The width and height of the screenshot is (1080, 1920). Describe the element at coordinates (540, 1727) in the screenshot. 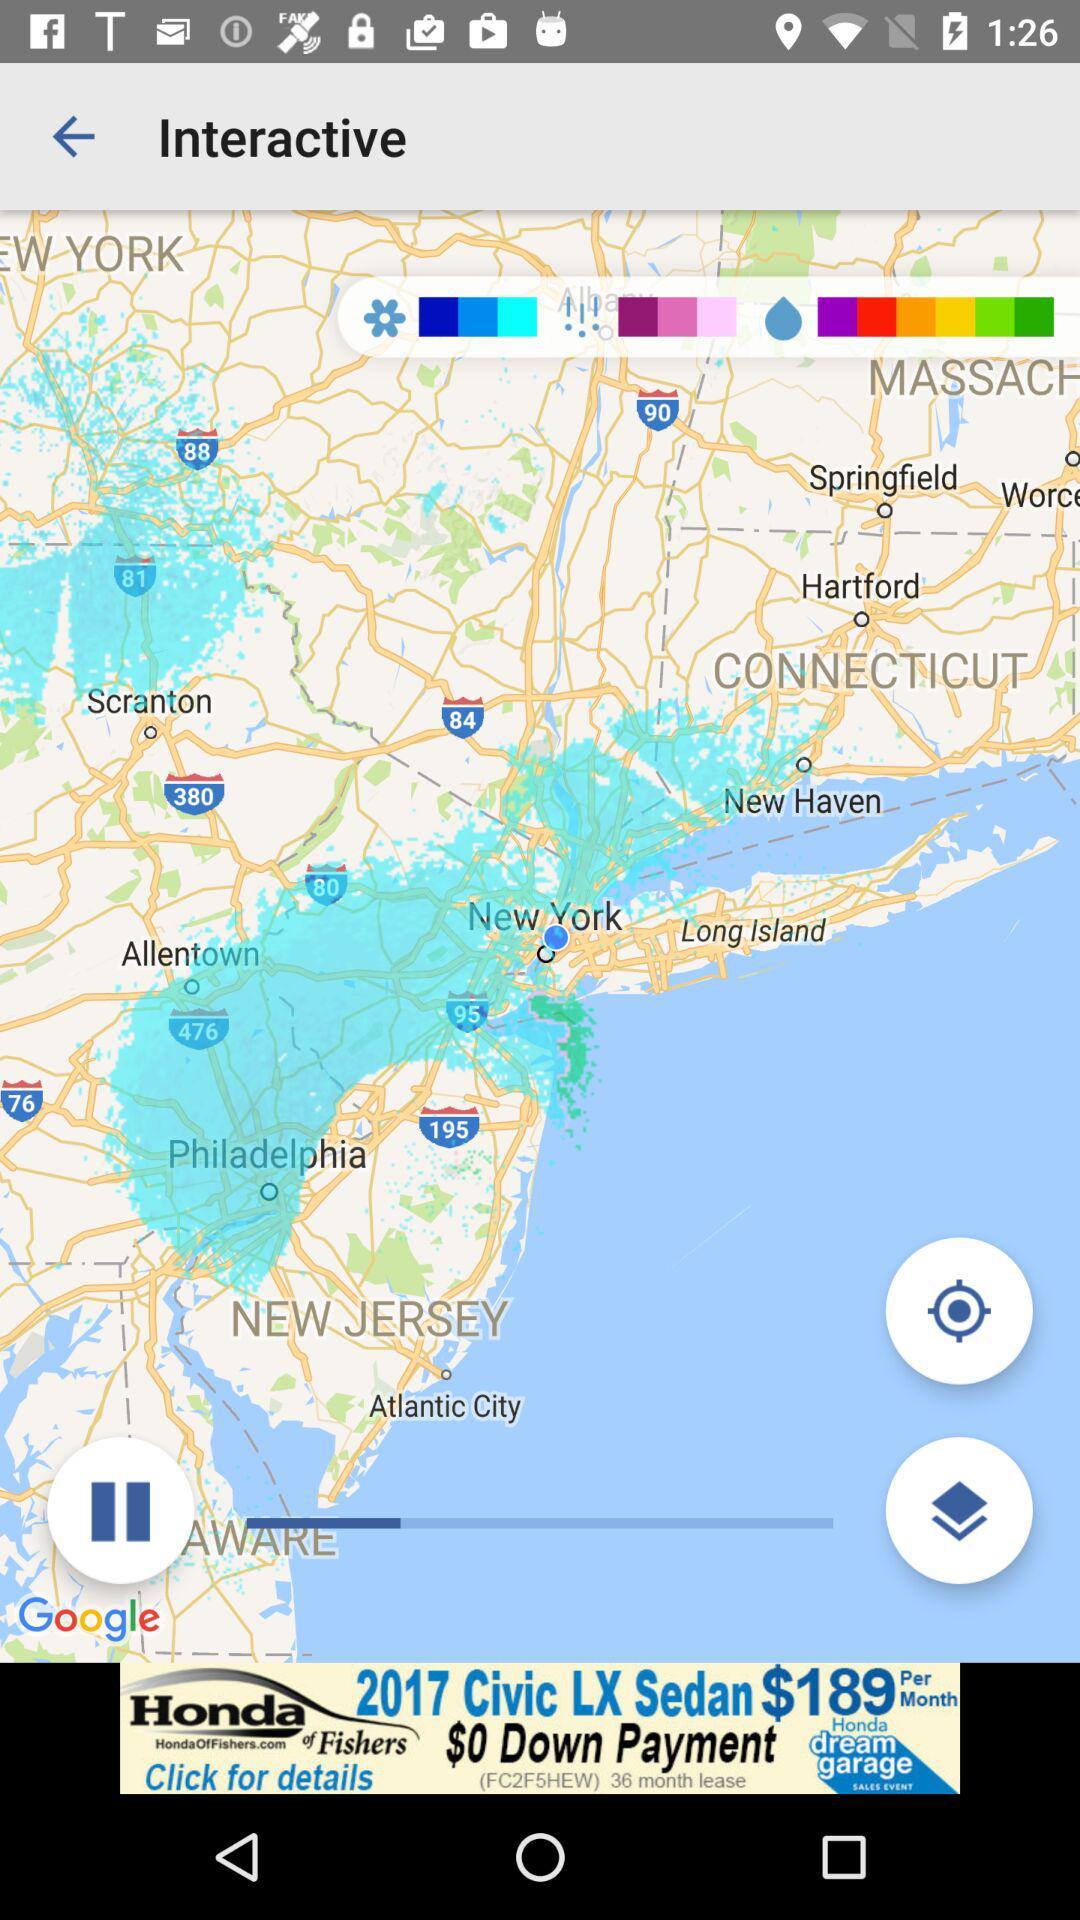

I see `advertisement area` at that location.